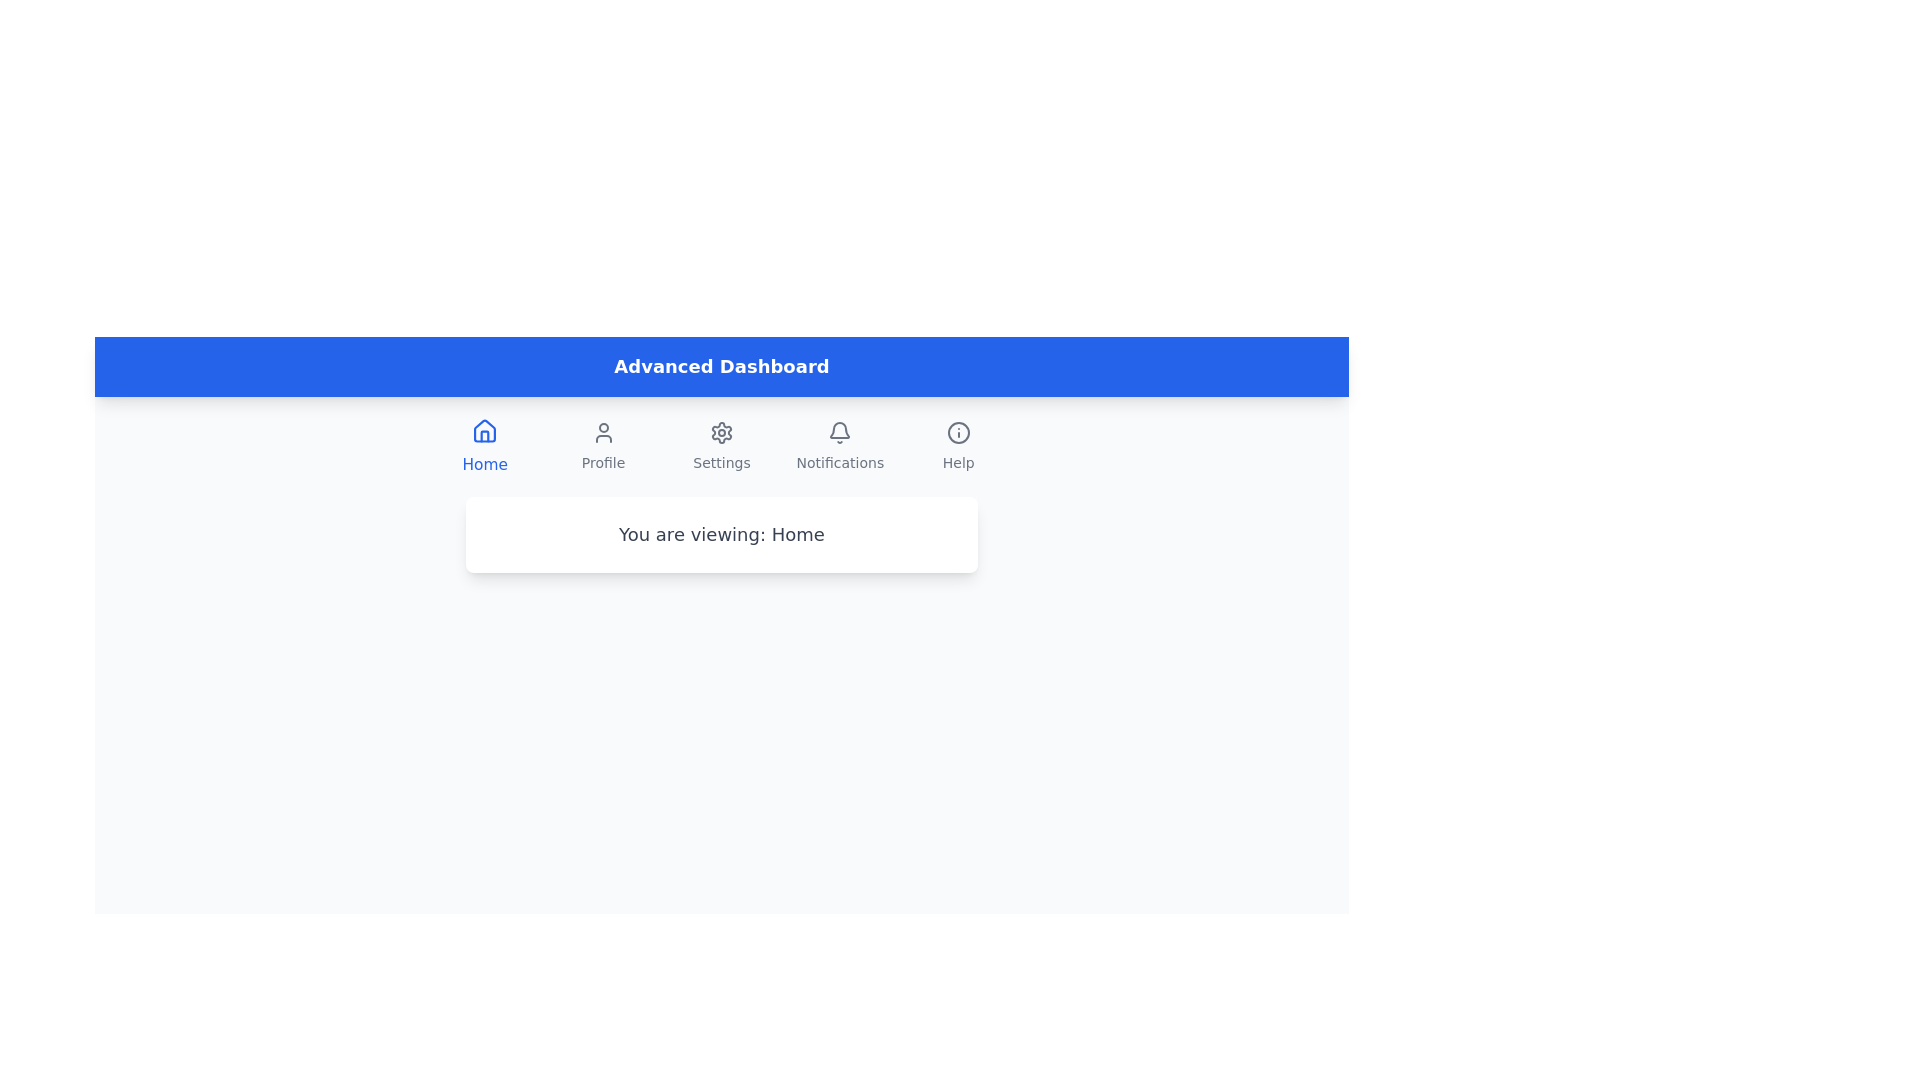 The image size is (1920, 1080). What do you see at coordinates (957, 431) in the screenshot?
I see `the 'Help' icon located at the rightmost position in the navigation bar` at bounding box center [957, 431].